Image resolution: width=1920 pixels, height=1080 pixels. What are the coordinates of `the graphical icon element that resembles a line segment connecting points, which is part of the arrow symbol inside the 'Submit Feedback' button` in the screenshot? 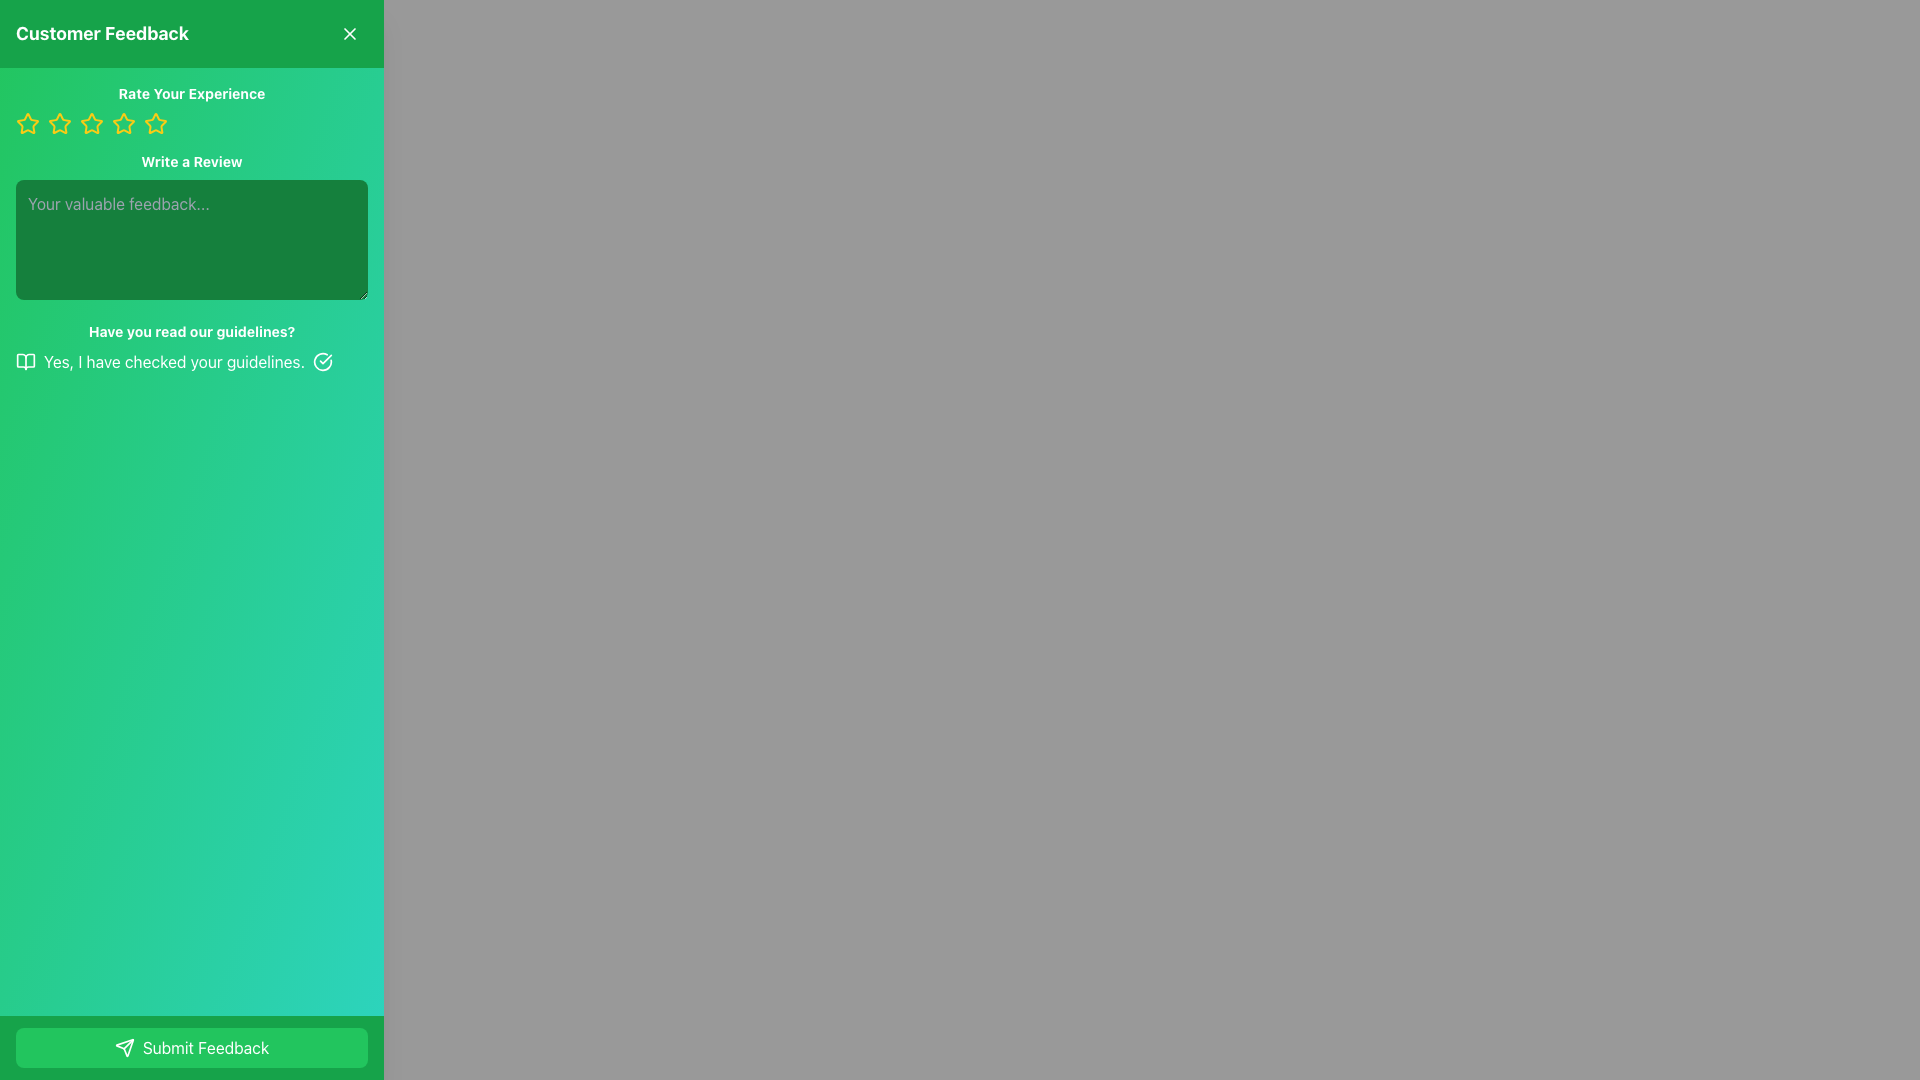 It's located at (127, 1043).